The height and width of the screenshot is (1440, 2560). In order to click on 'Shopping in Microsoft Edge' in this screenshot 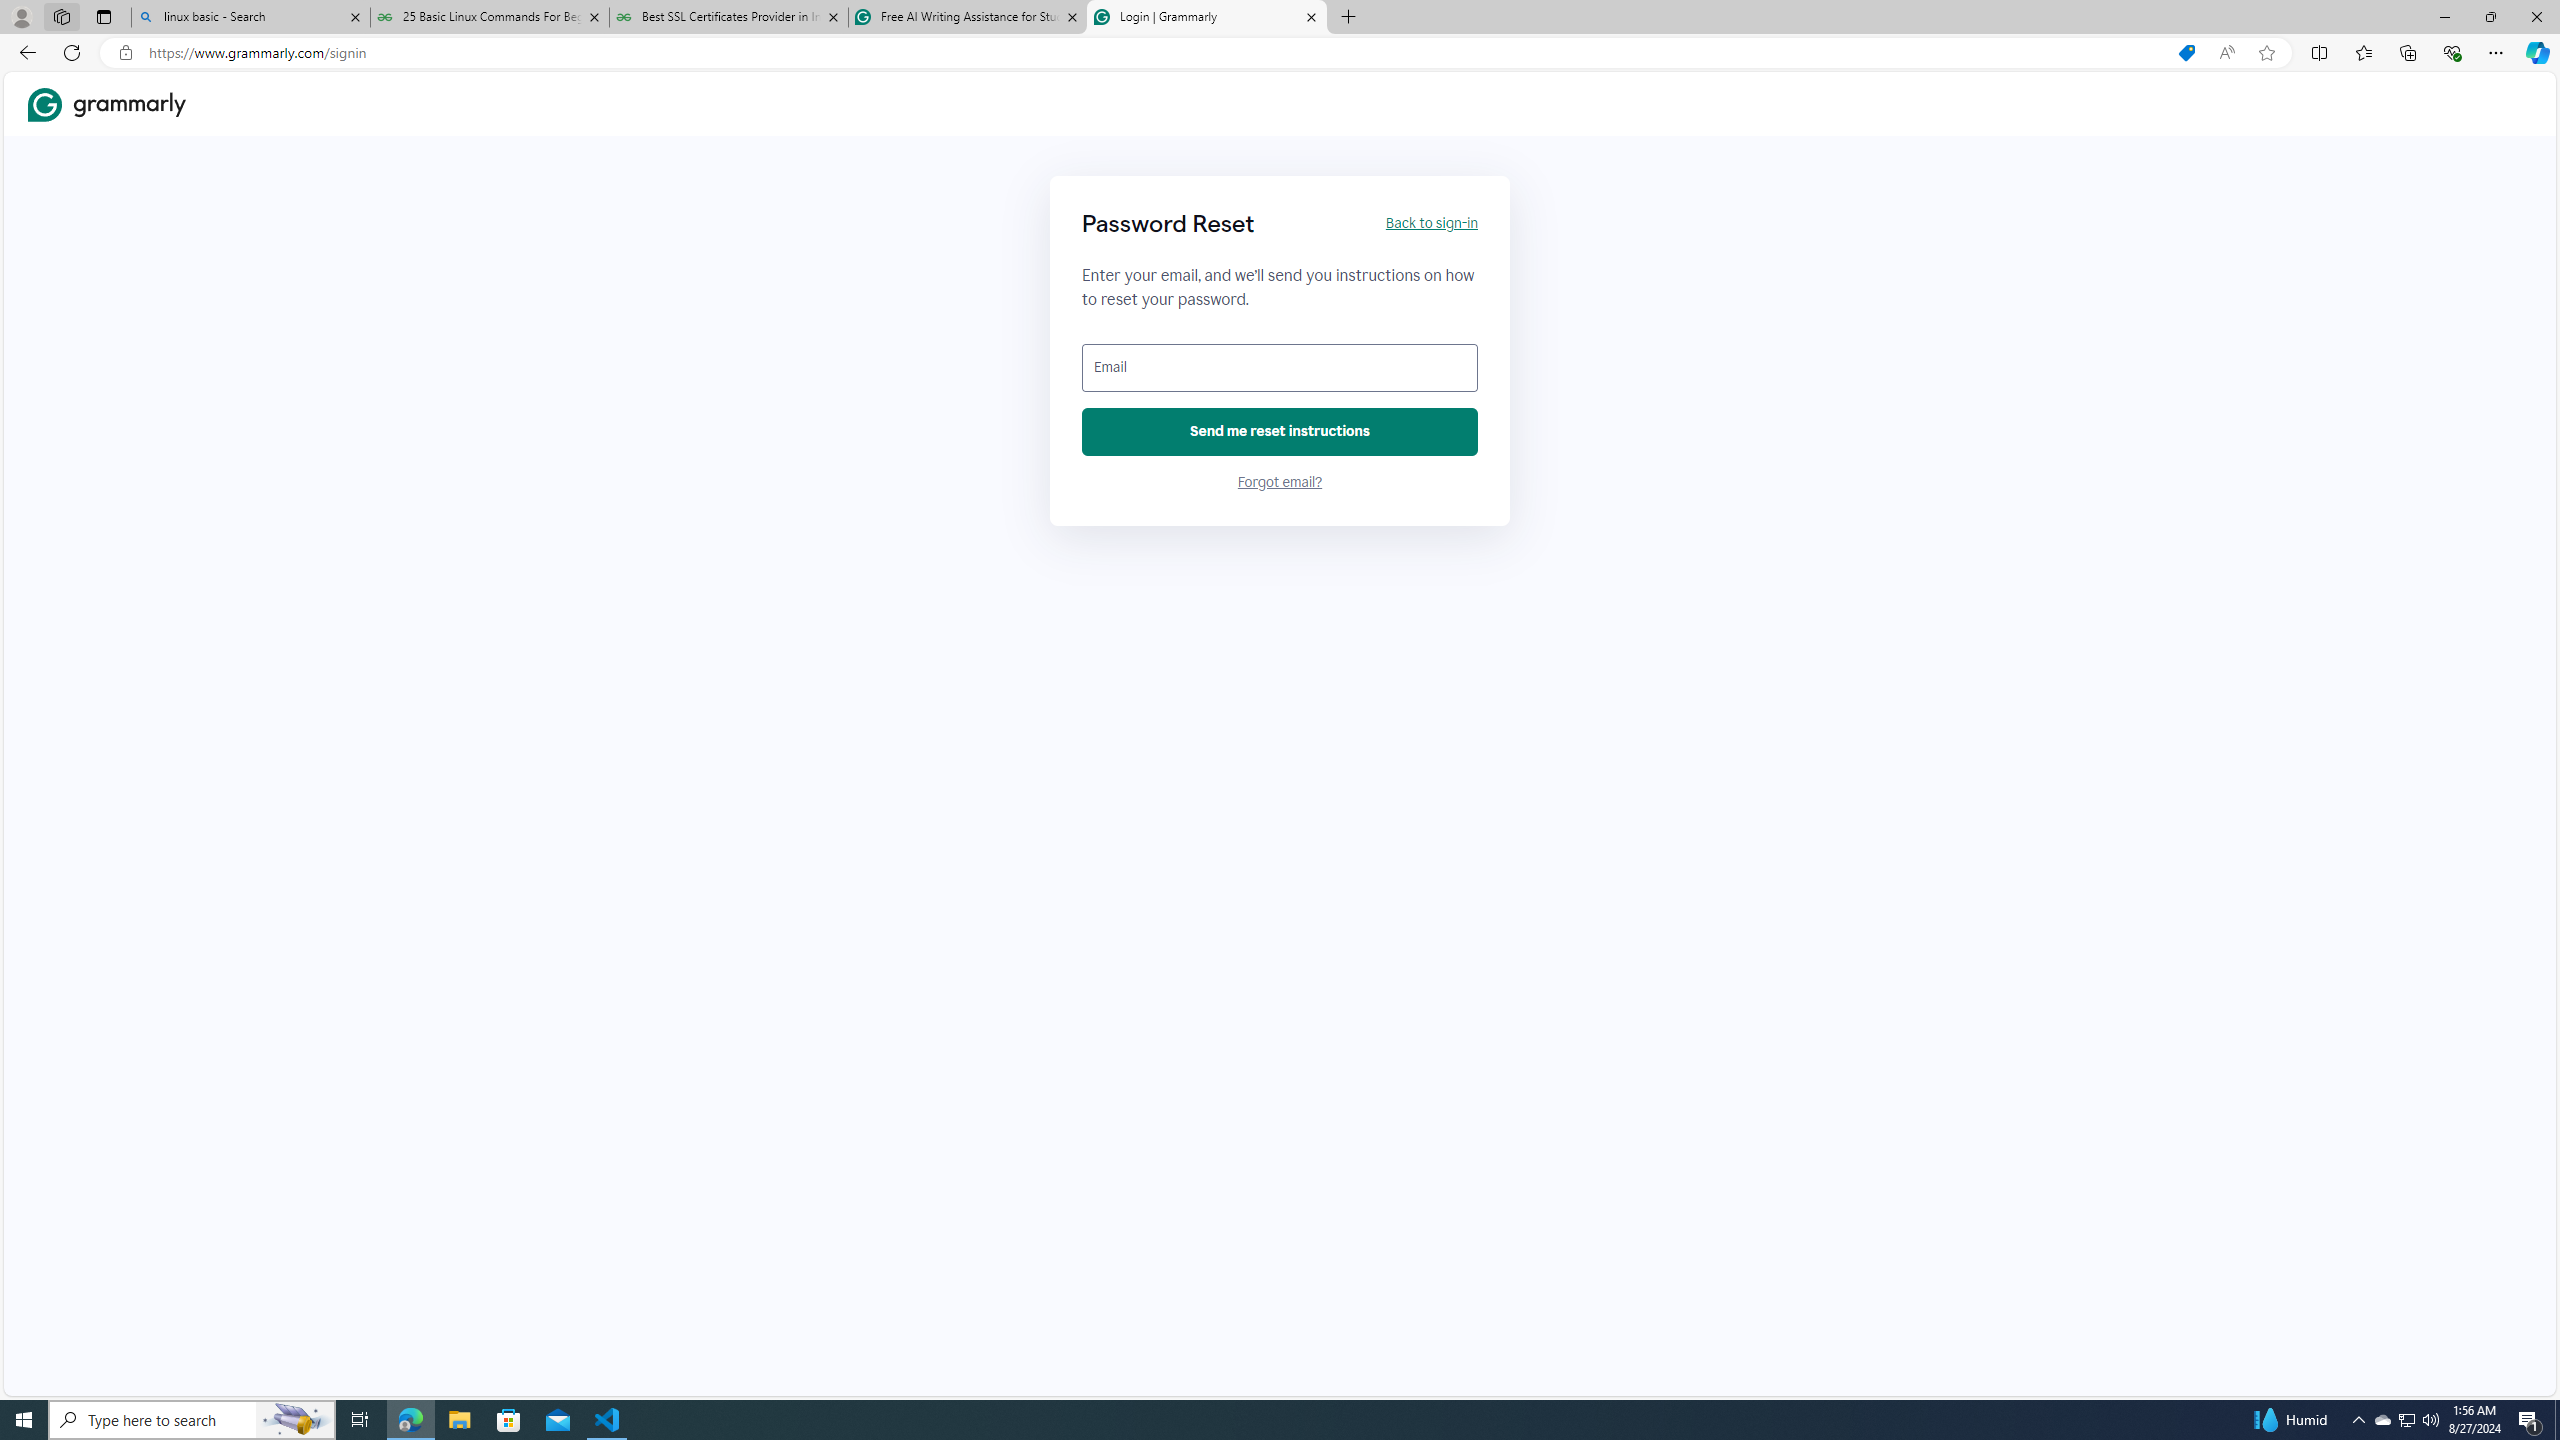, I will do `click(2185, 53)`.